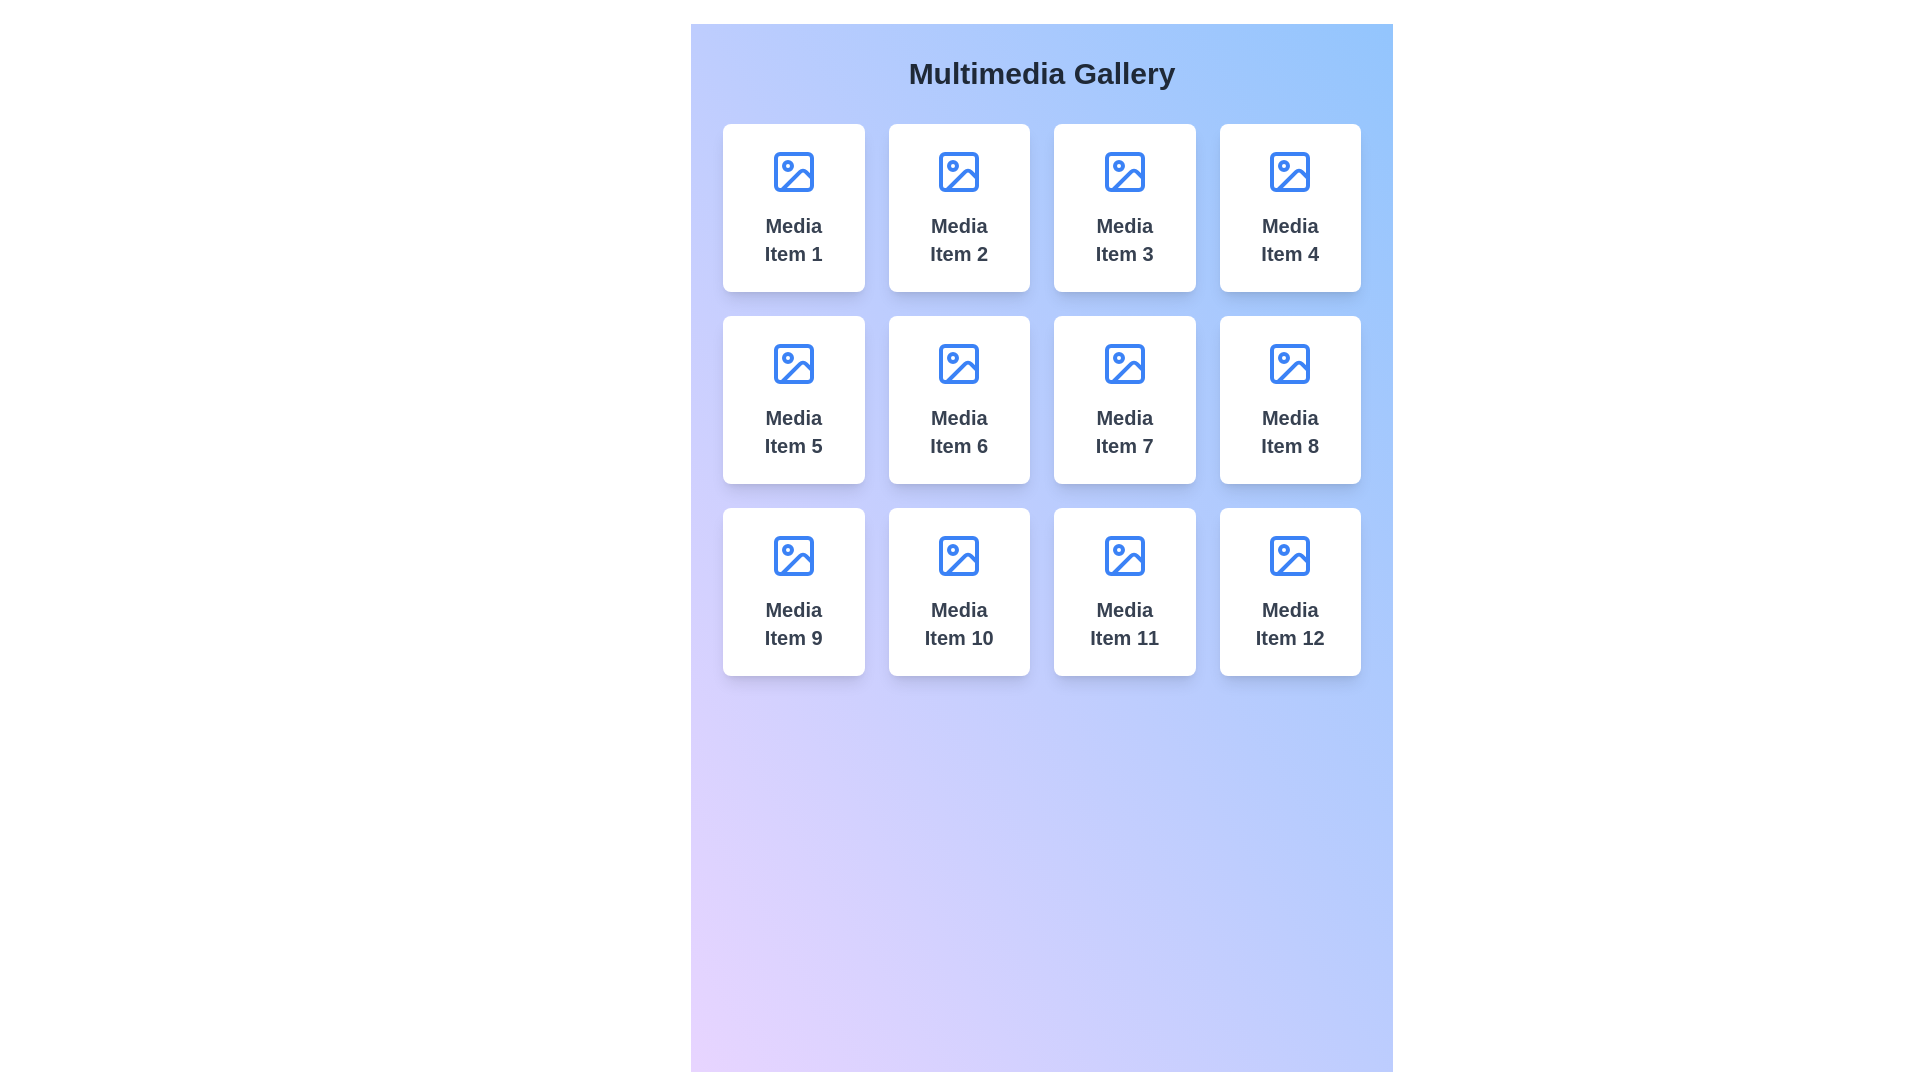  Describe the element at coordinates (1124, 555) in the screenshot. I see `the media icon located in the central upper area of the card labeled 'Media Item 11' in the 4x3 grid layout` at that location.